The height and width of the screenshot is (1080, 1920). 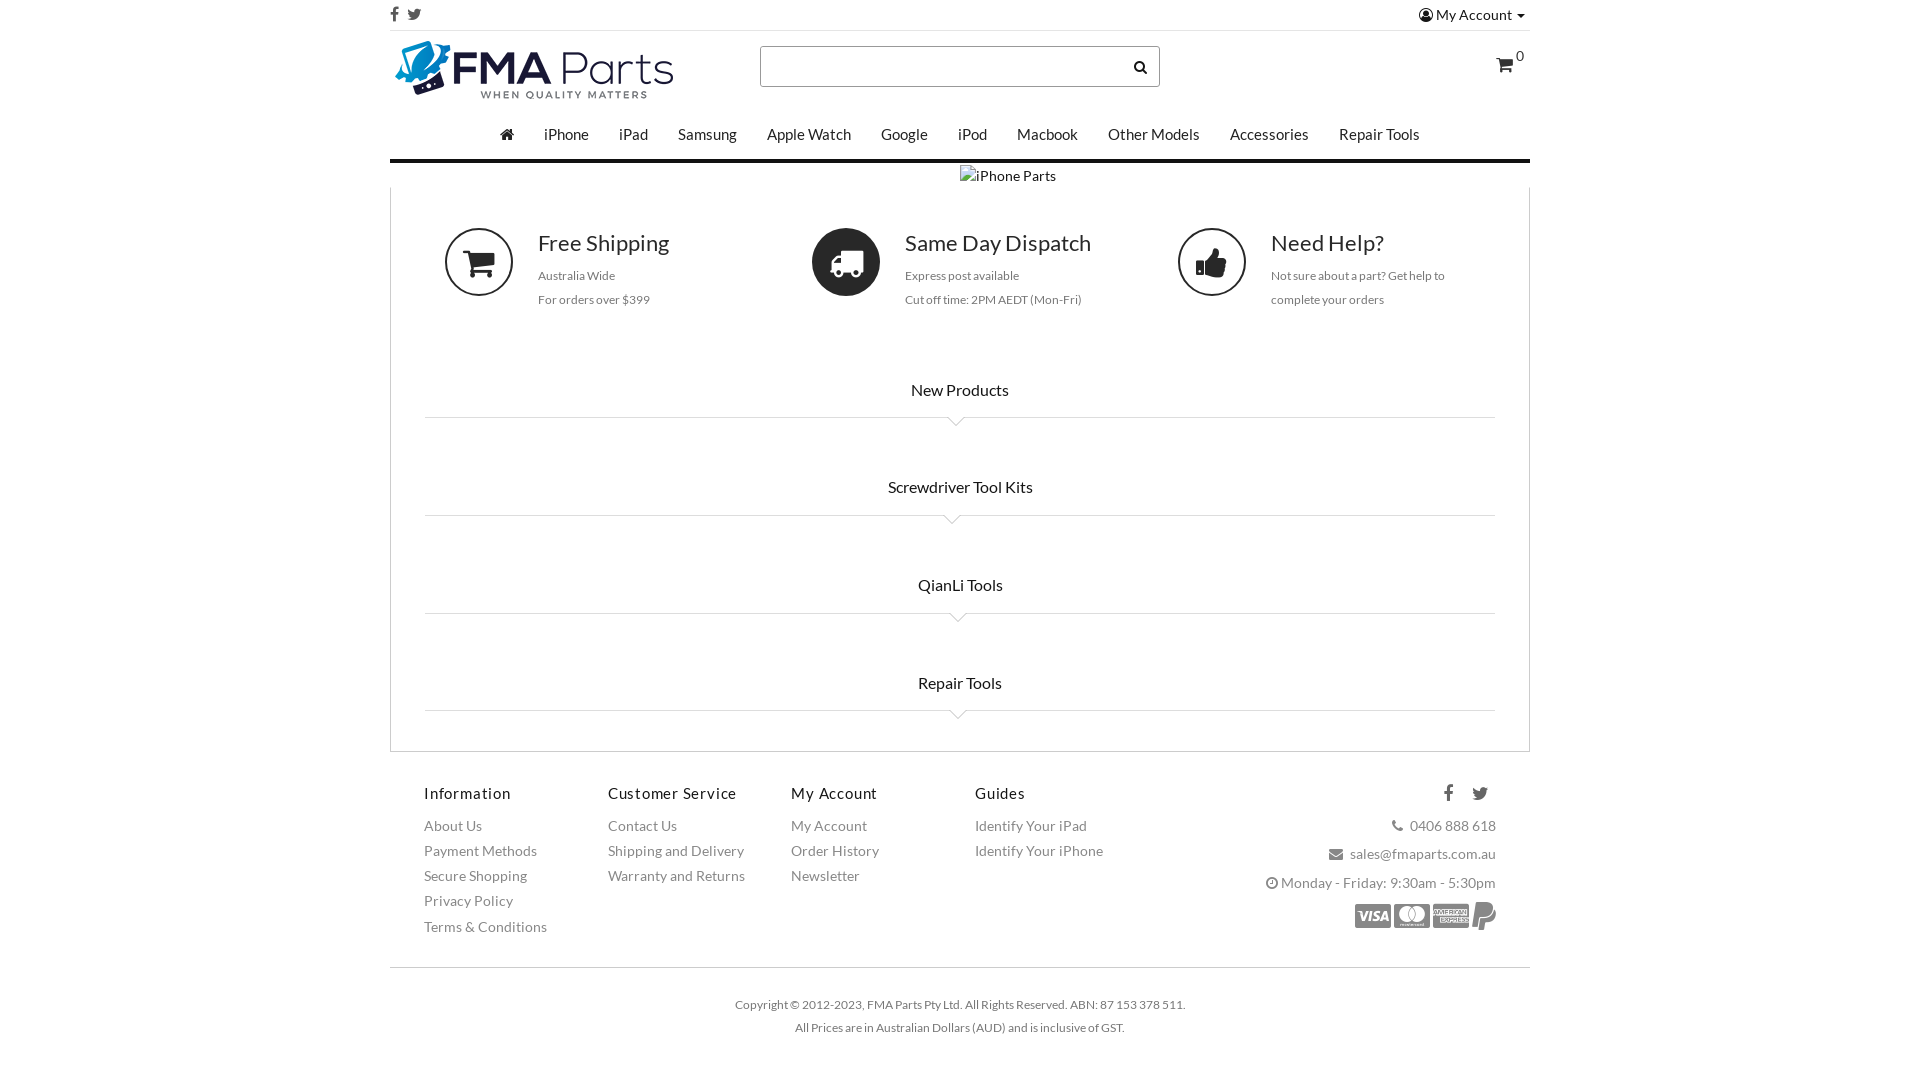 What do you see at coordinates (507, 134) in the screenshot?
I see `'Home'` at bounding box center [507, 134].